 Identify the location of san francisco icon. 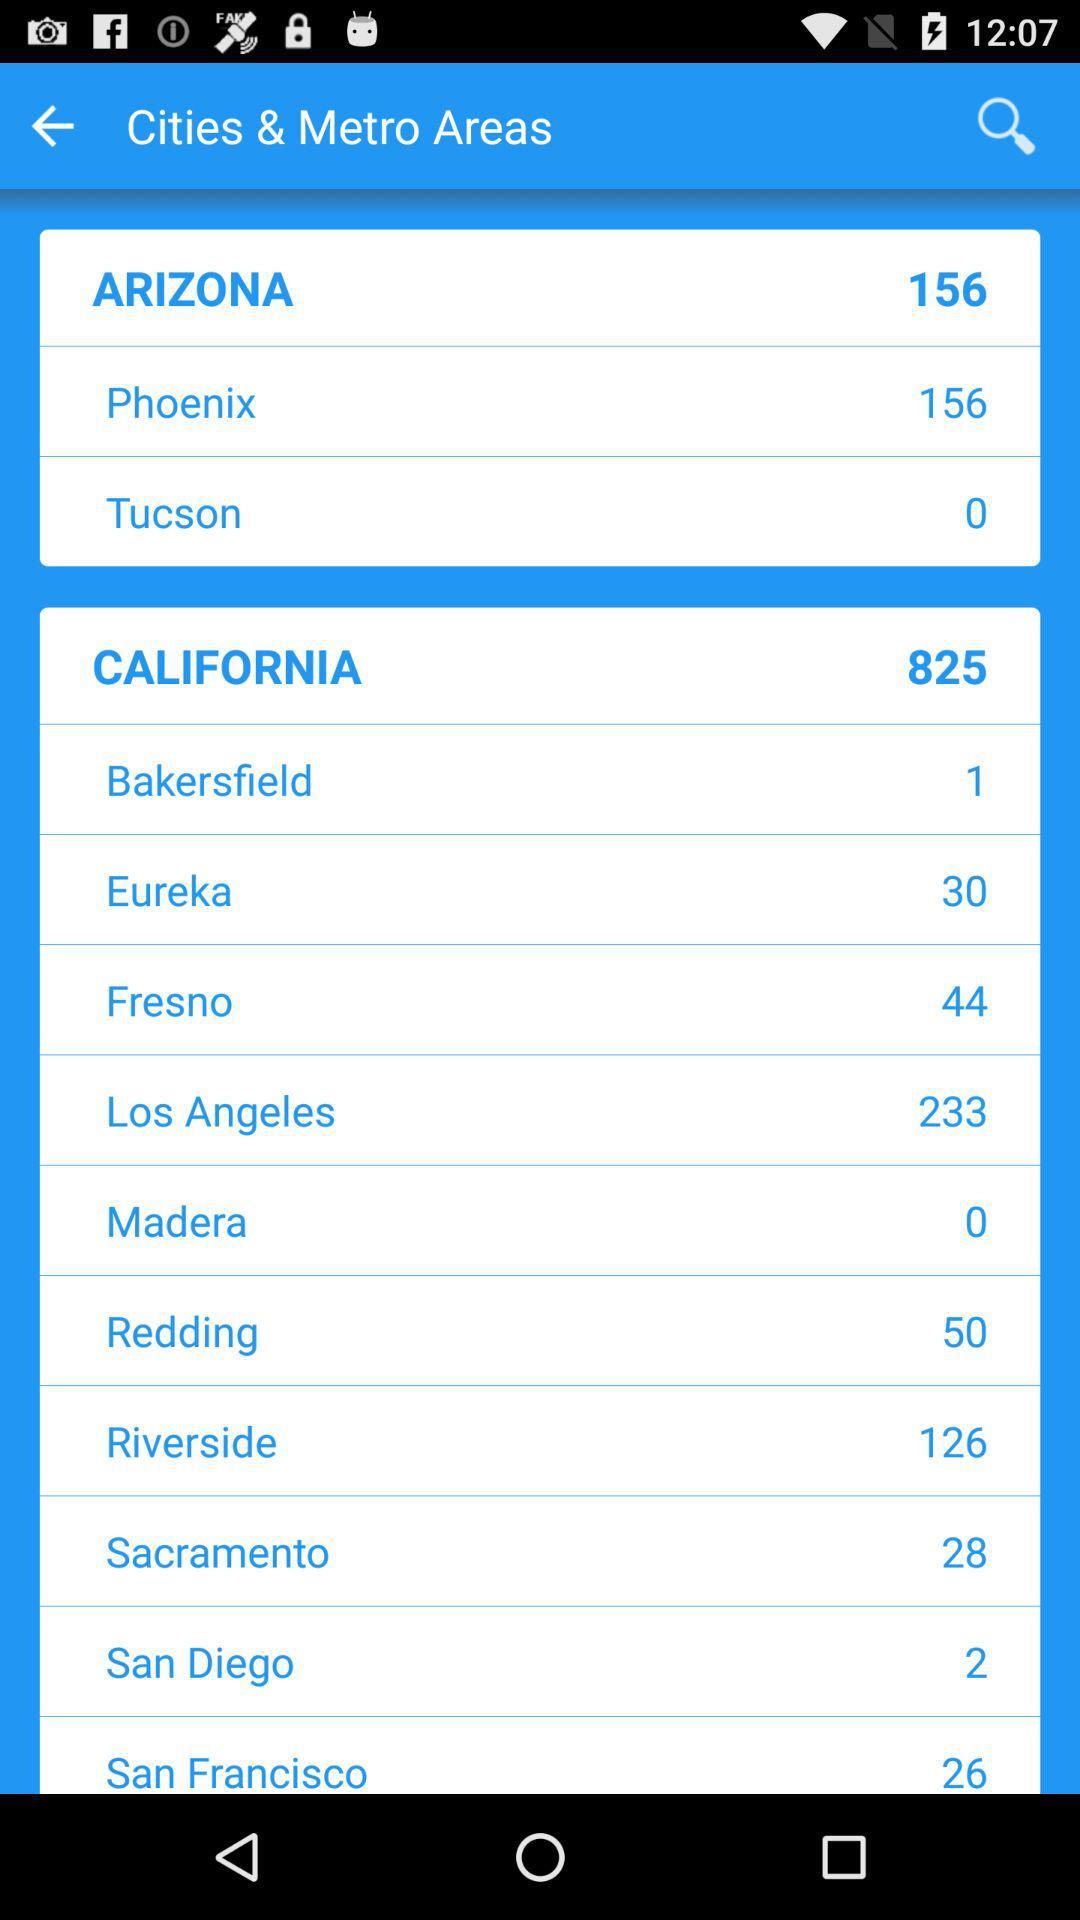
(414, 1768).